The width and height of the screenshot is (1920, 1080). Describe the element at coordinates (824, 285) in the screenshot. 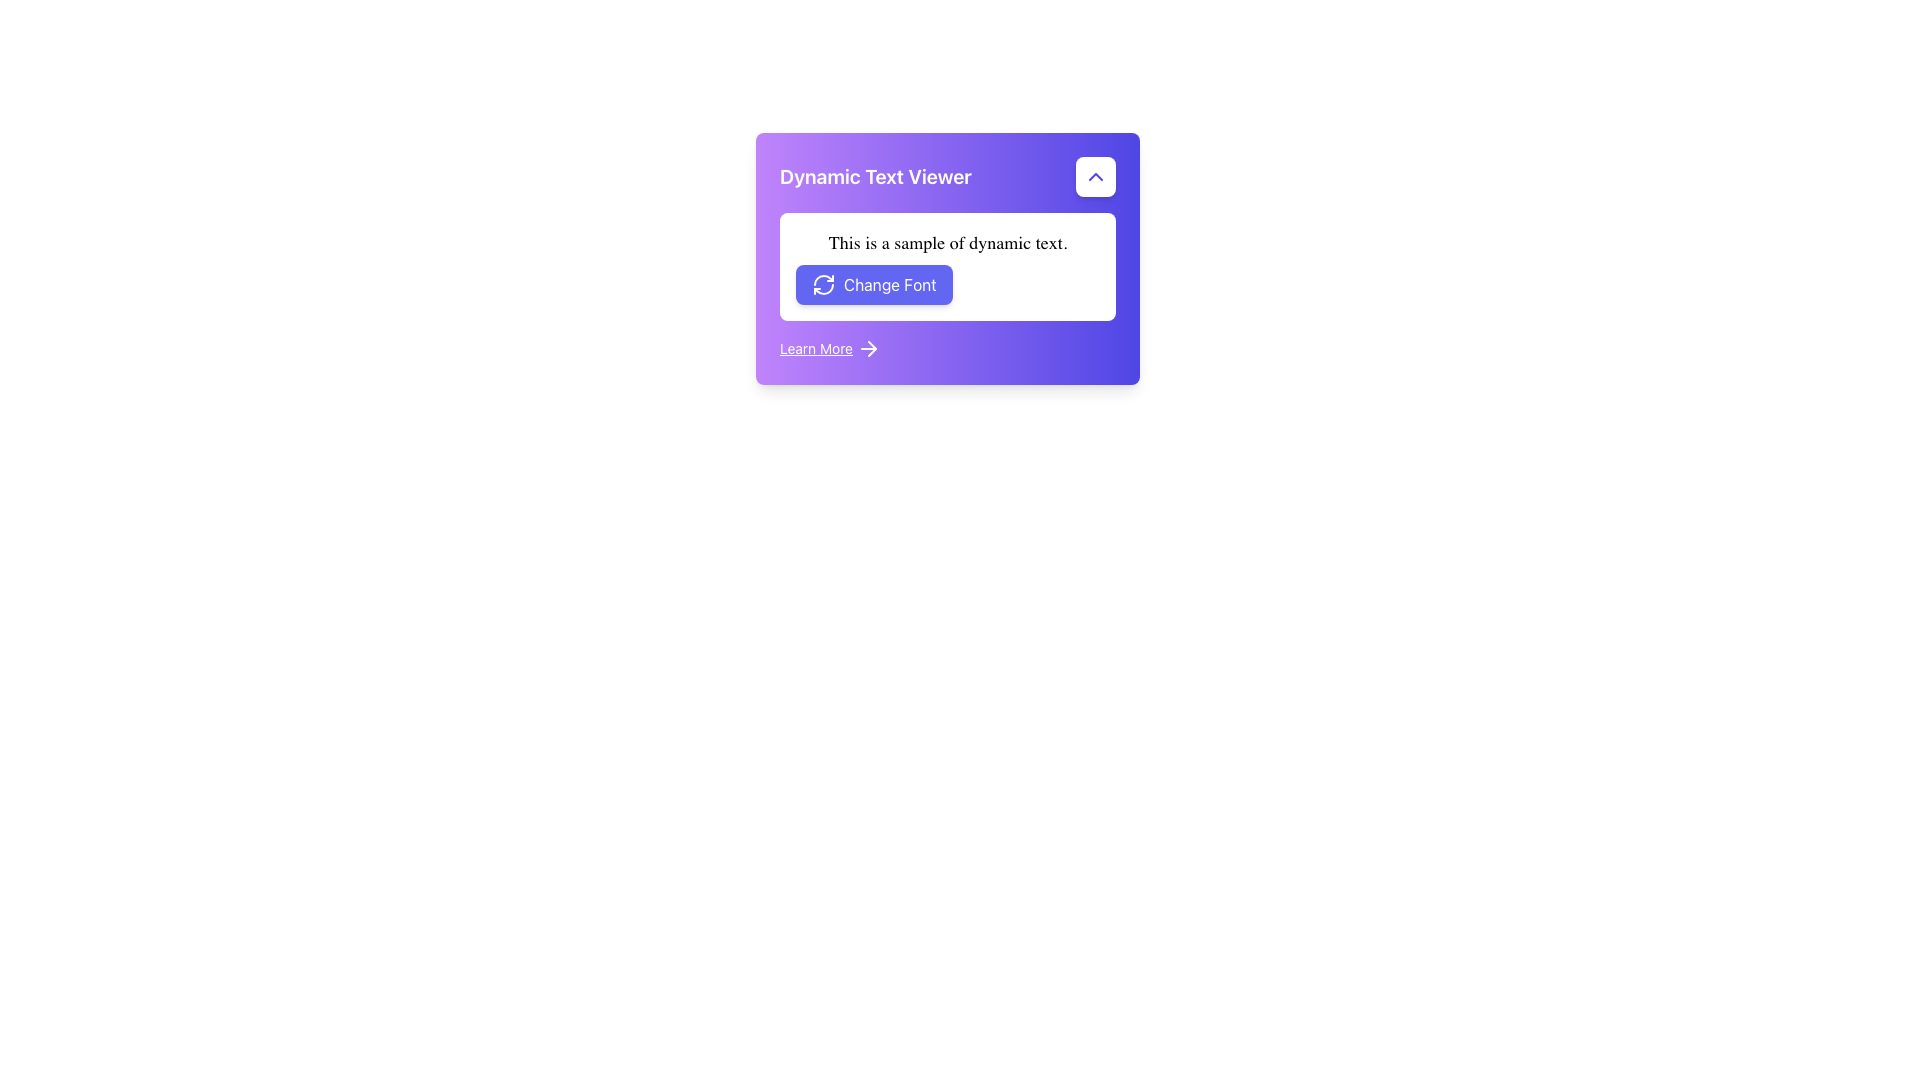

I see `the Decorative Icon, which is a circular refresh symbol outlined in white with a purple background, located to the left of the 'Change Font' text on the button in the 'Dynamic Text Viewer' card` at that location.